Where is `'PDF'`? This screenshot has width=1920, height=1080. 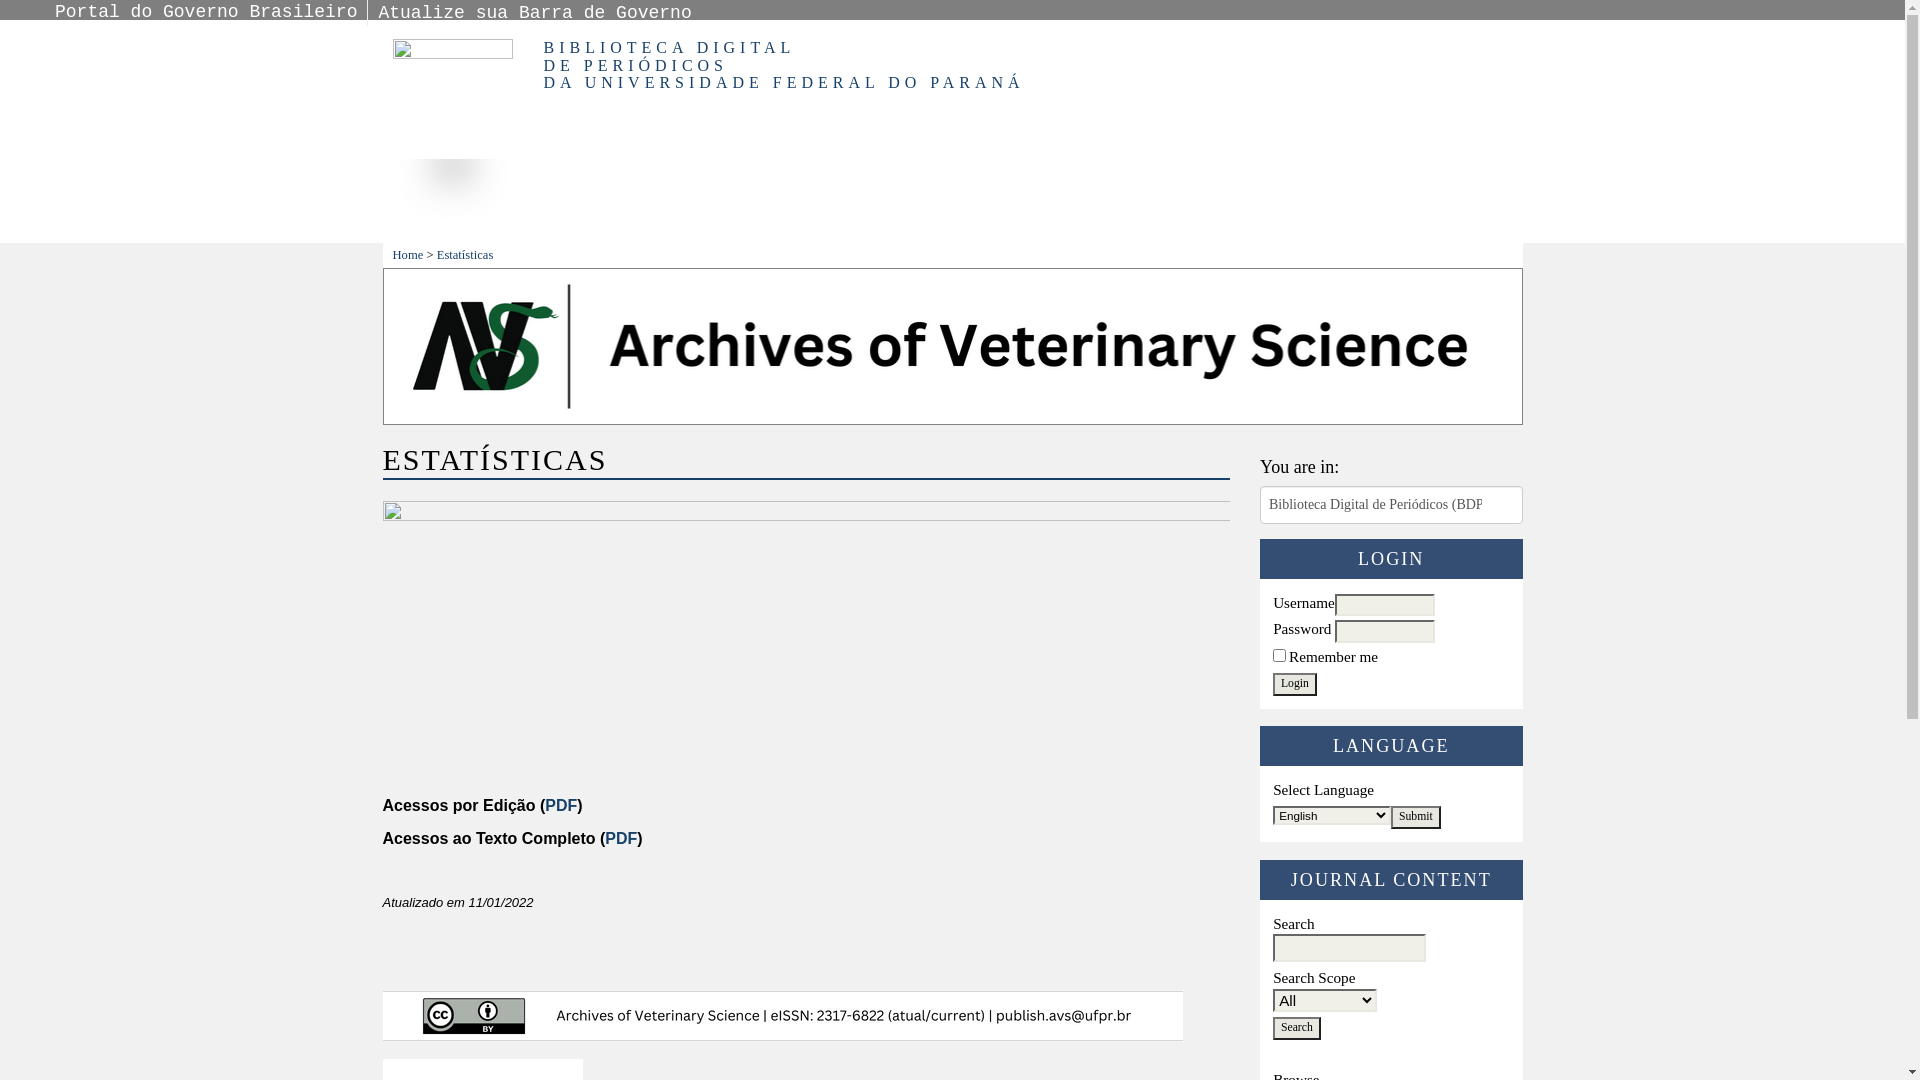 'PDF' is located at coordinates (560, 804).